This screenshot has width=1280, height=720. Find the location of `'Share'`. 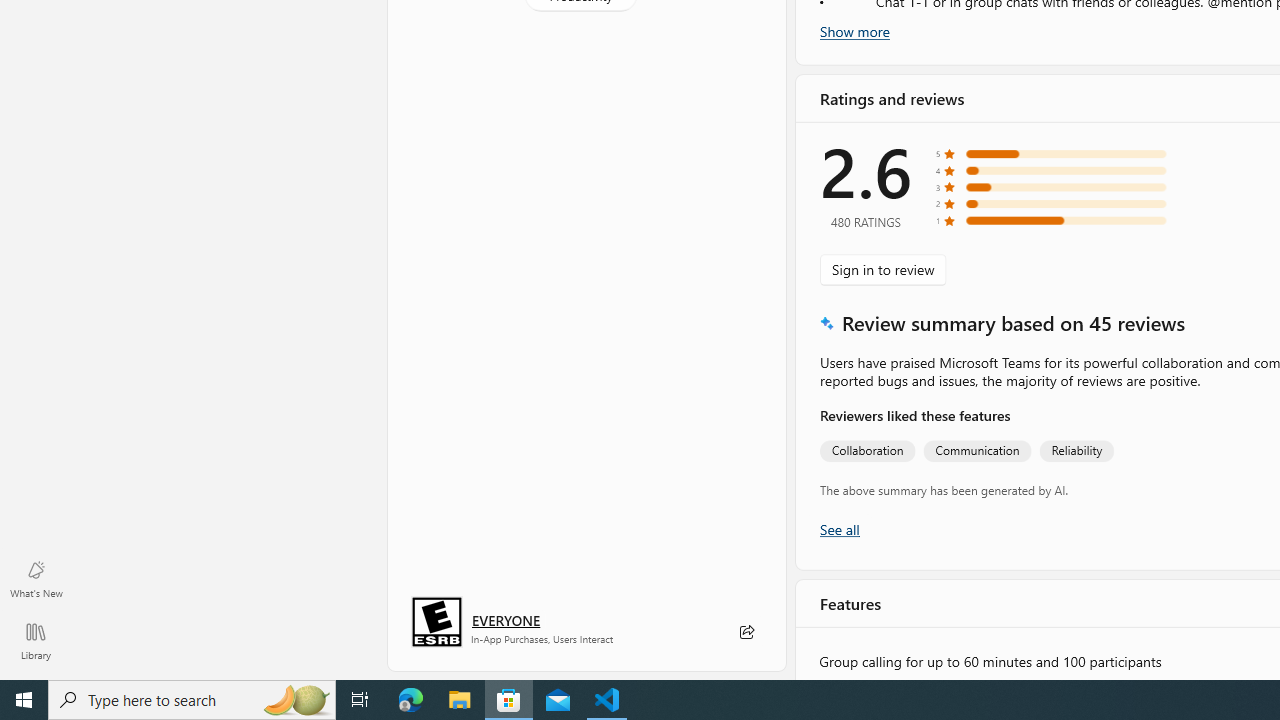

'Share' is located at coordinates (745, 632).